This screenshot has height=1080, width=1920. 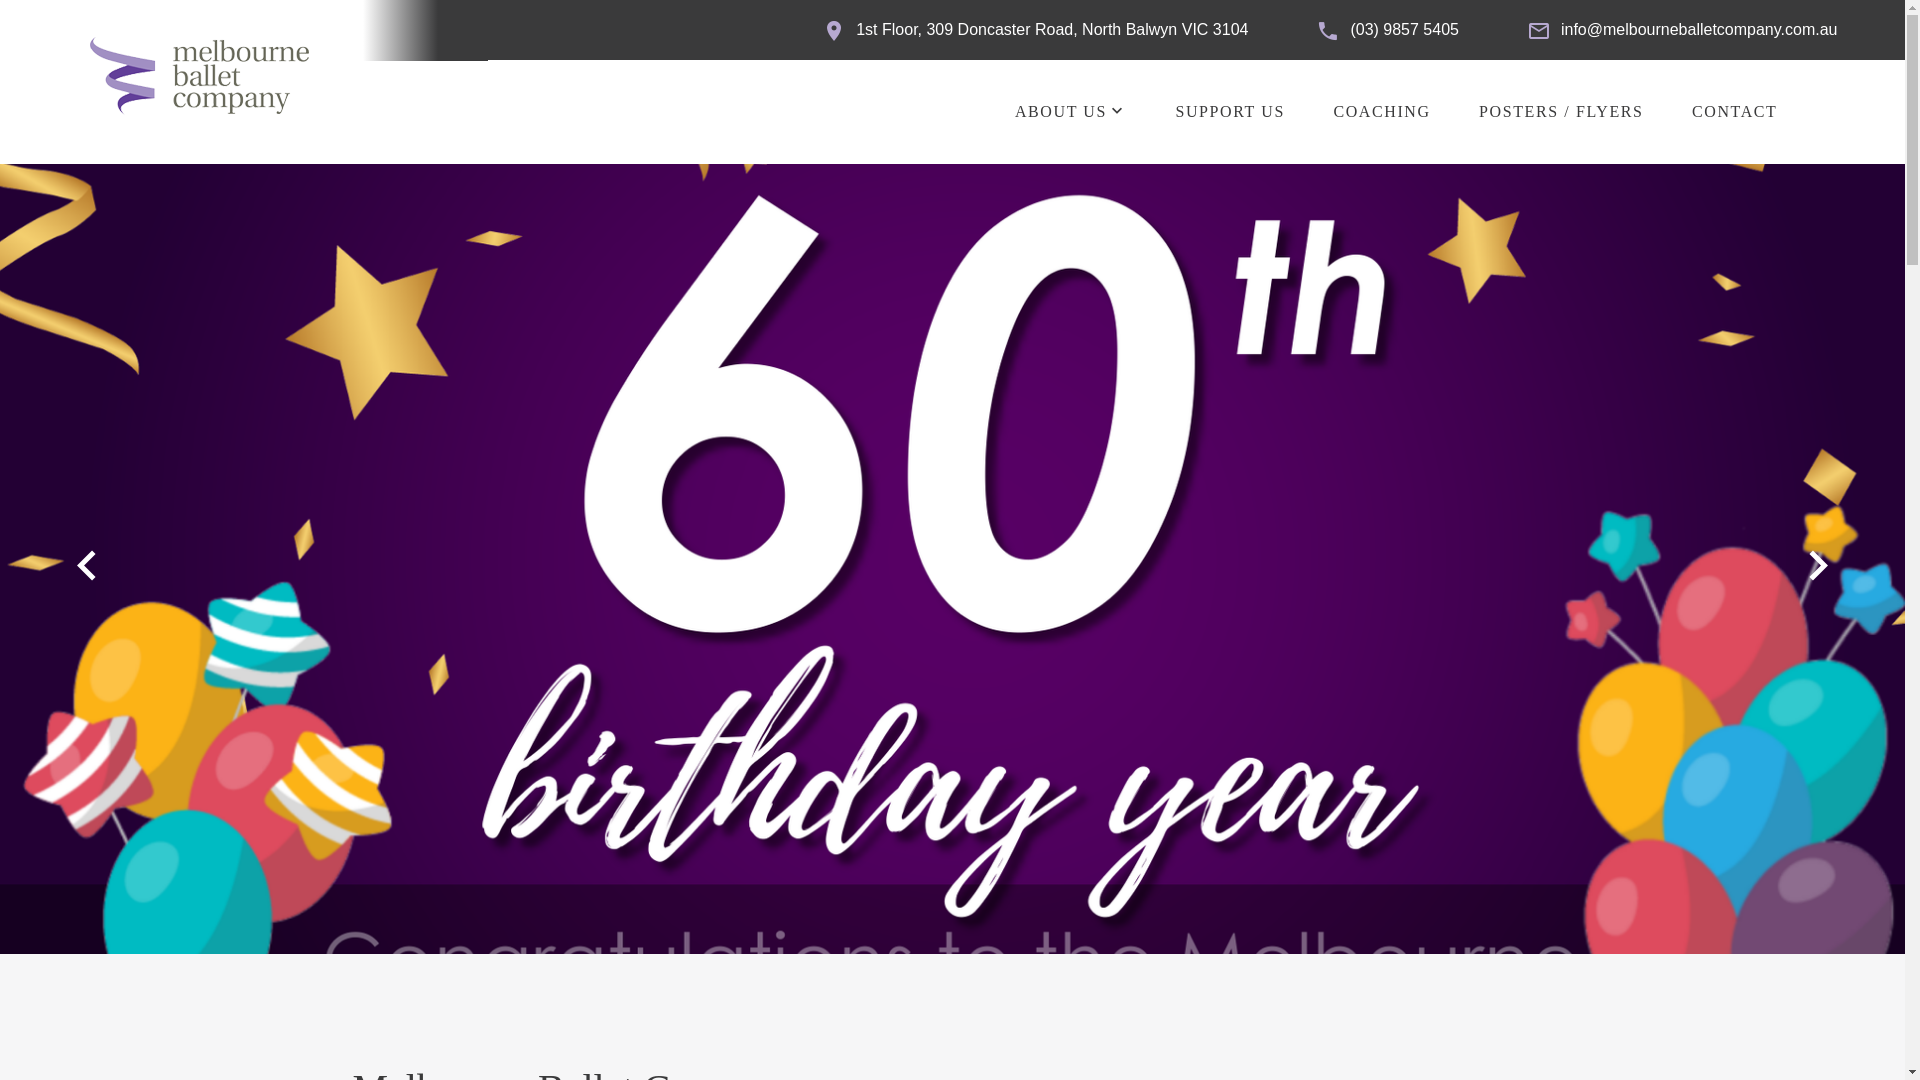 I want to click on 'ABOUT US', so click(x=1059, y=111).